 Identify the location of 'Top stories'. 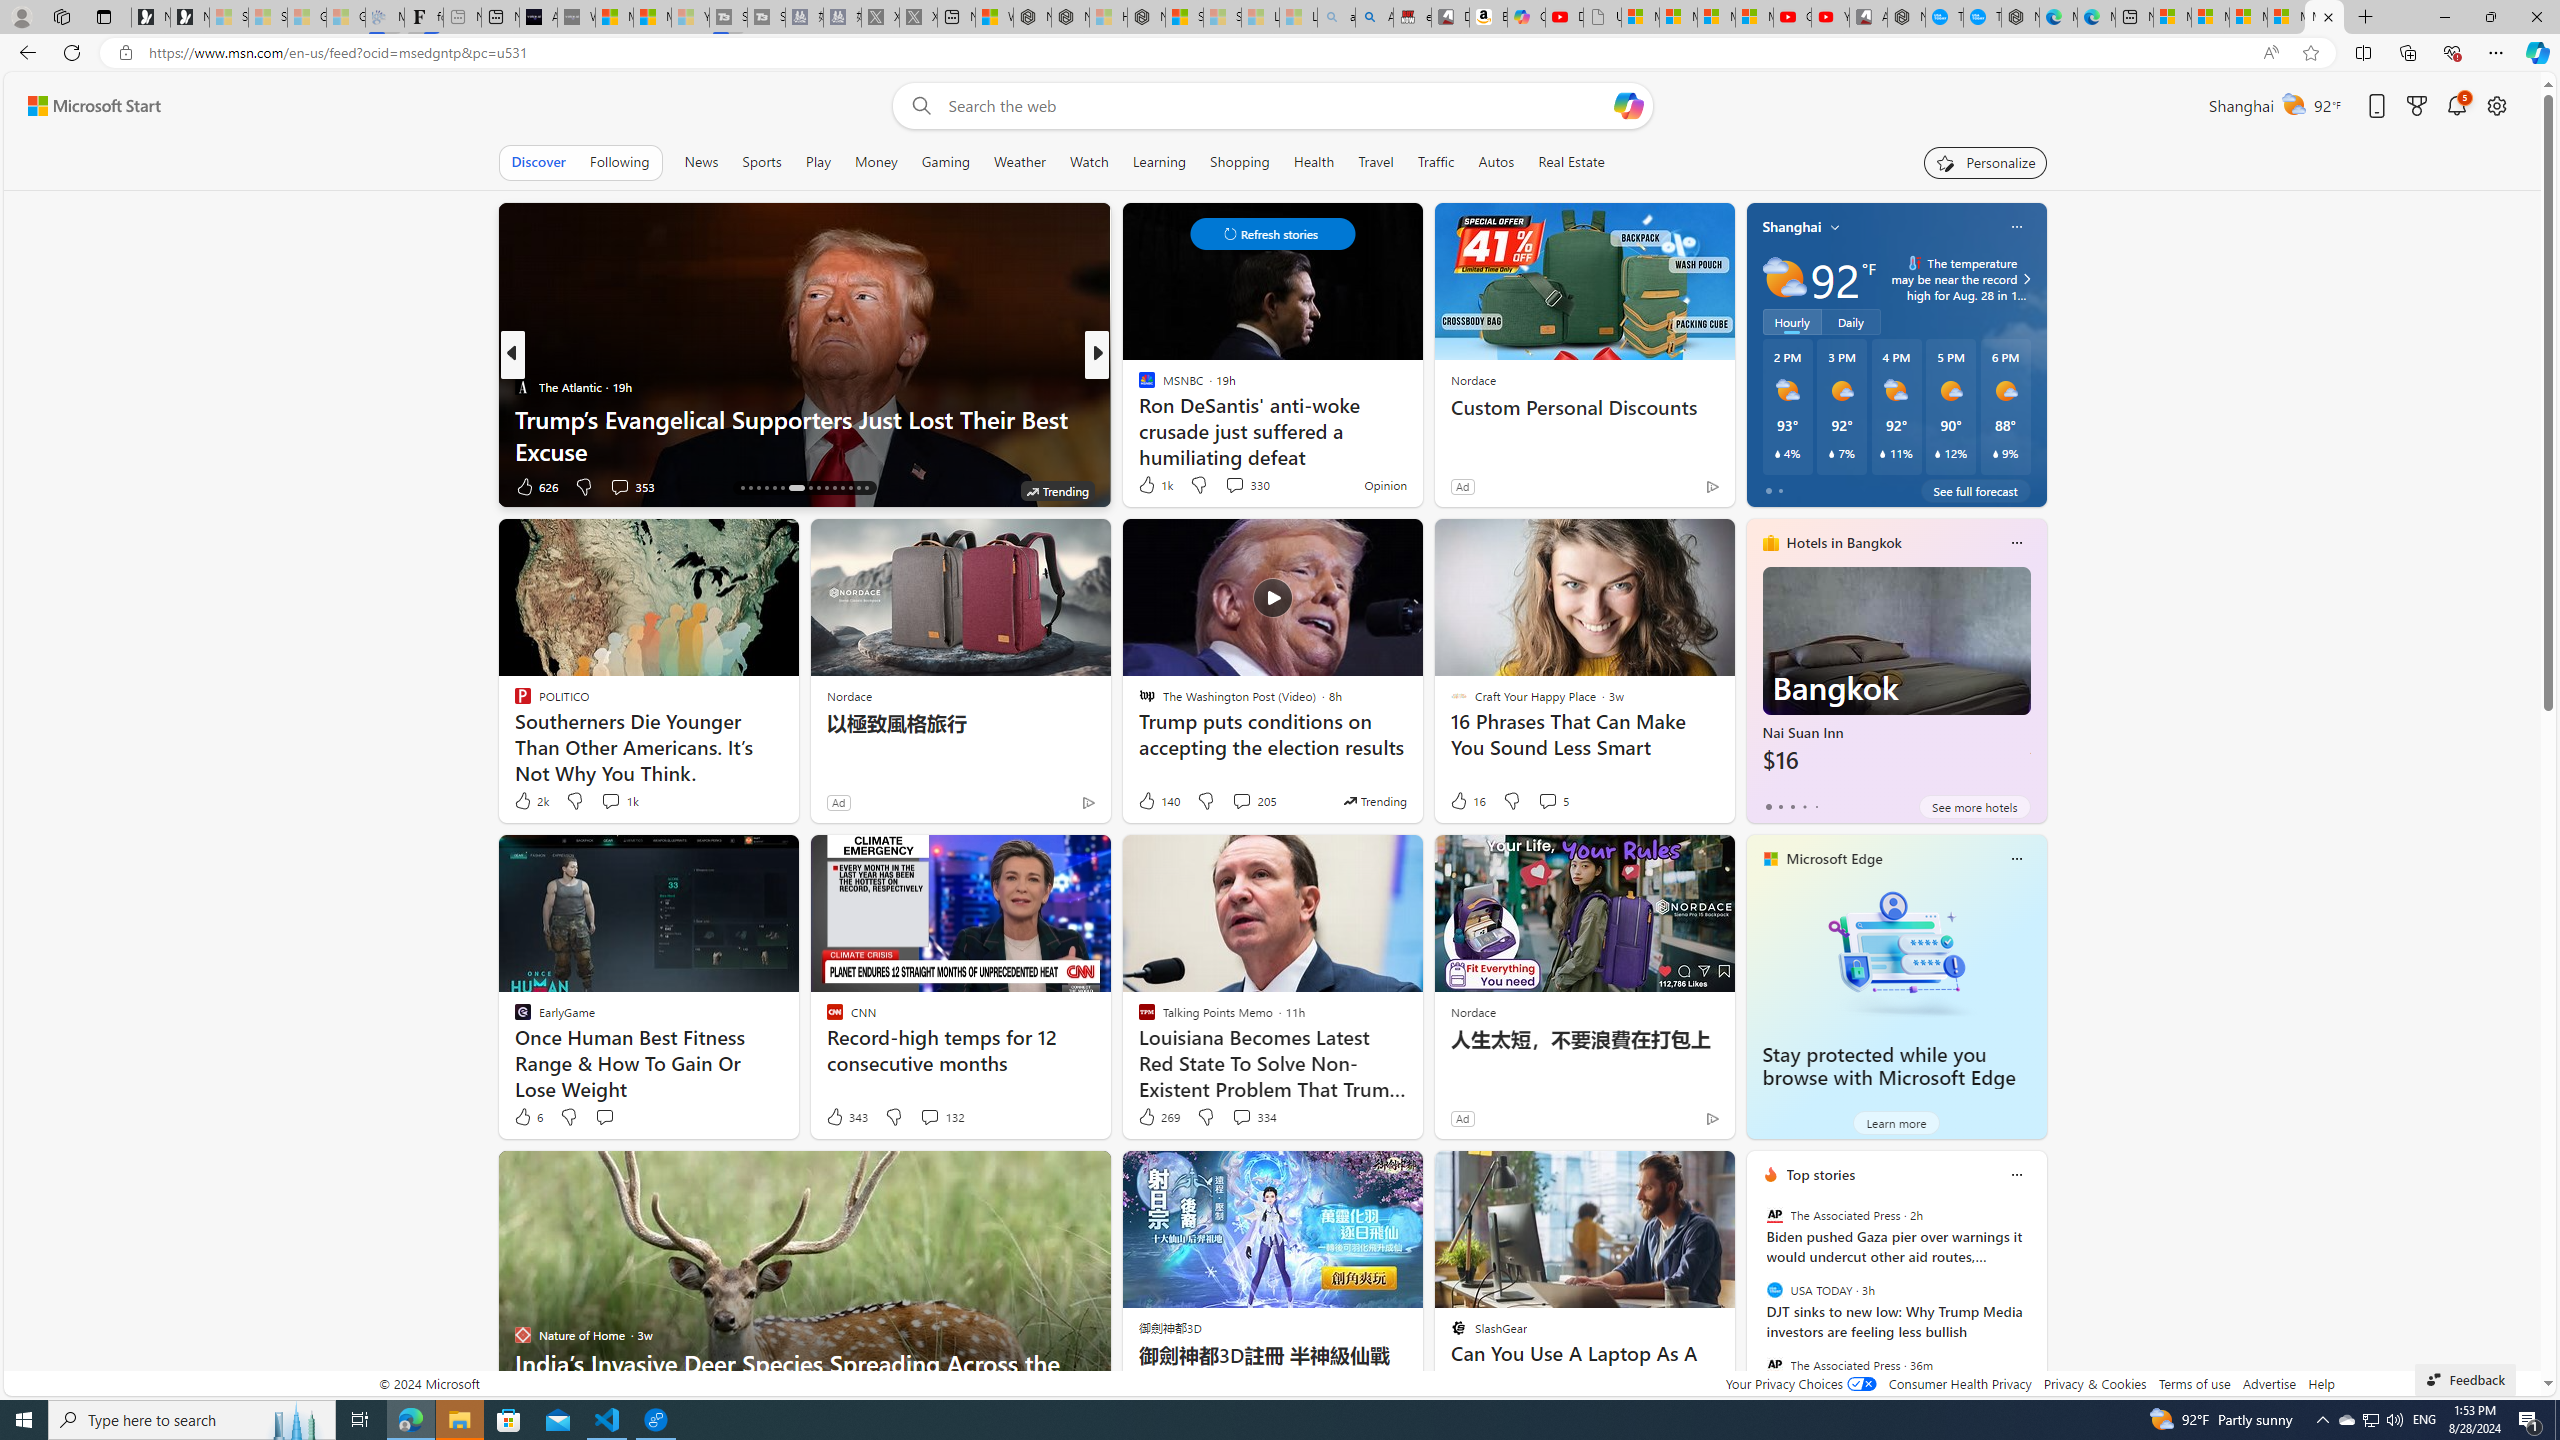
(1821, 1175).